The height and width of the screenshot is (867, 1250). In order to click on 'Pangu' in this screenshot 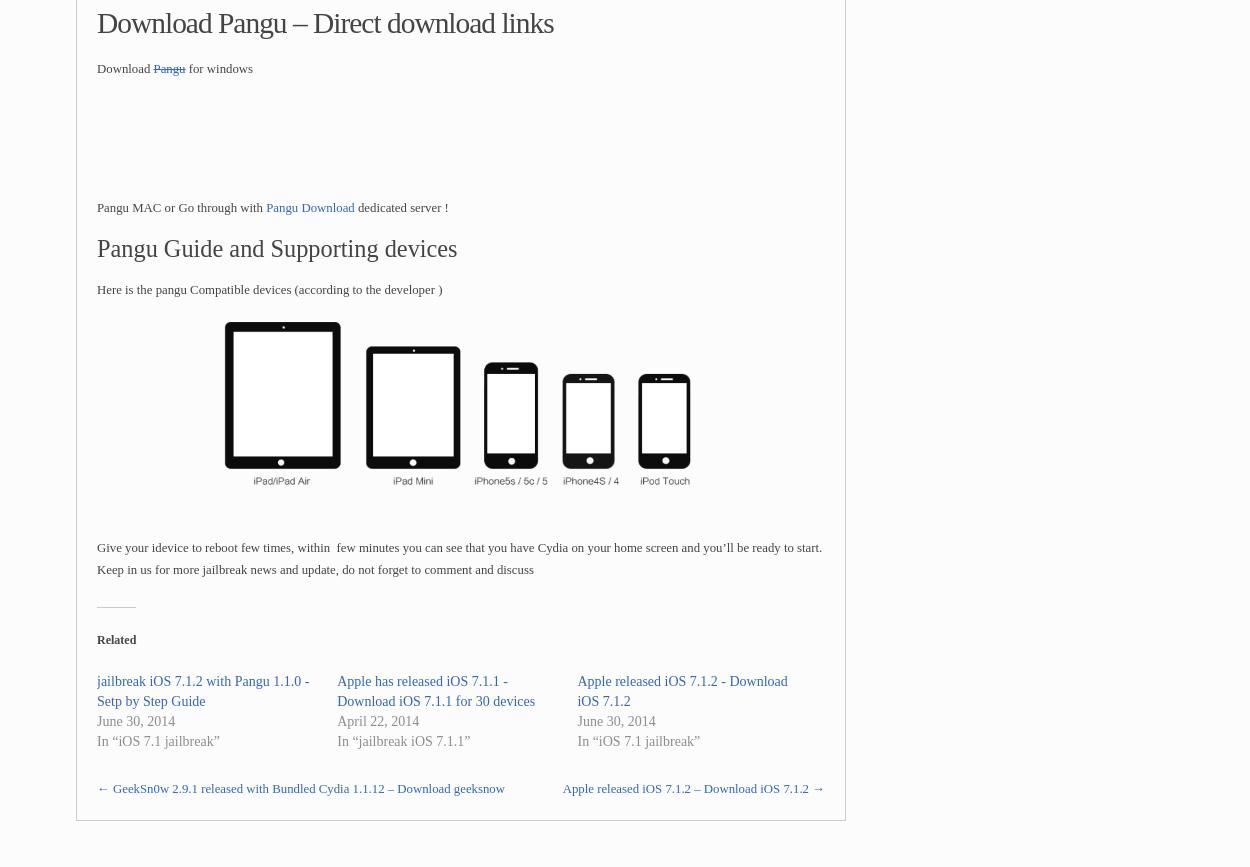, I will do `click(153, 67)`.